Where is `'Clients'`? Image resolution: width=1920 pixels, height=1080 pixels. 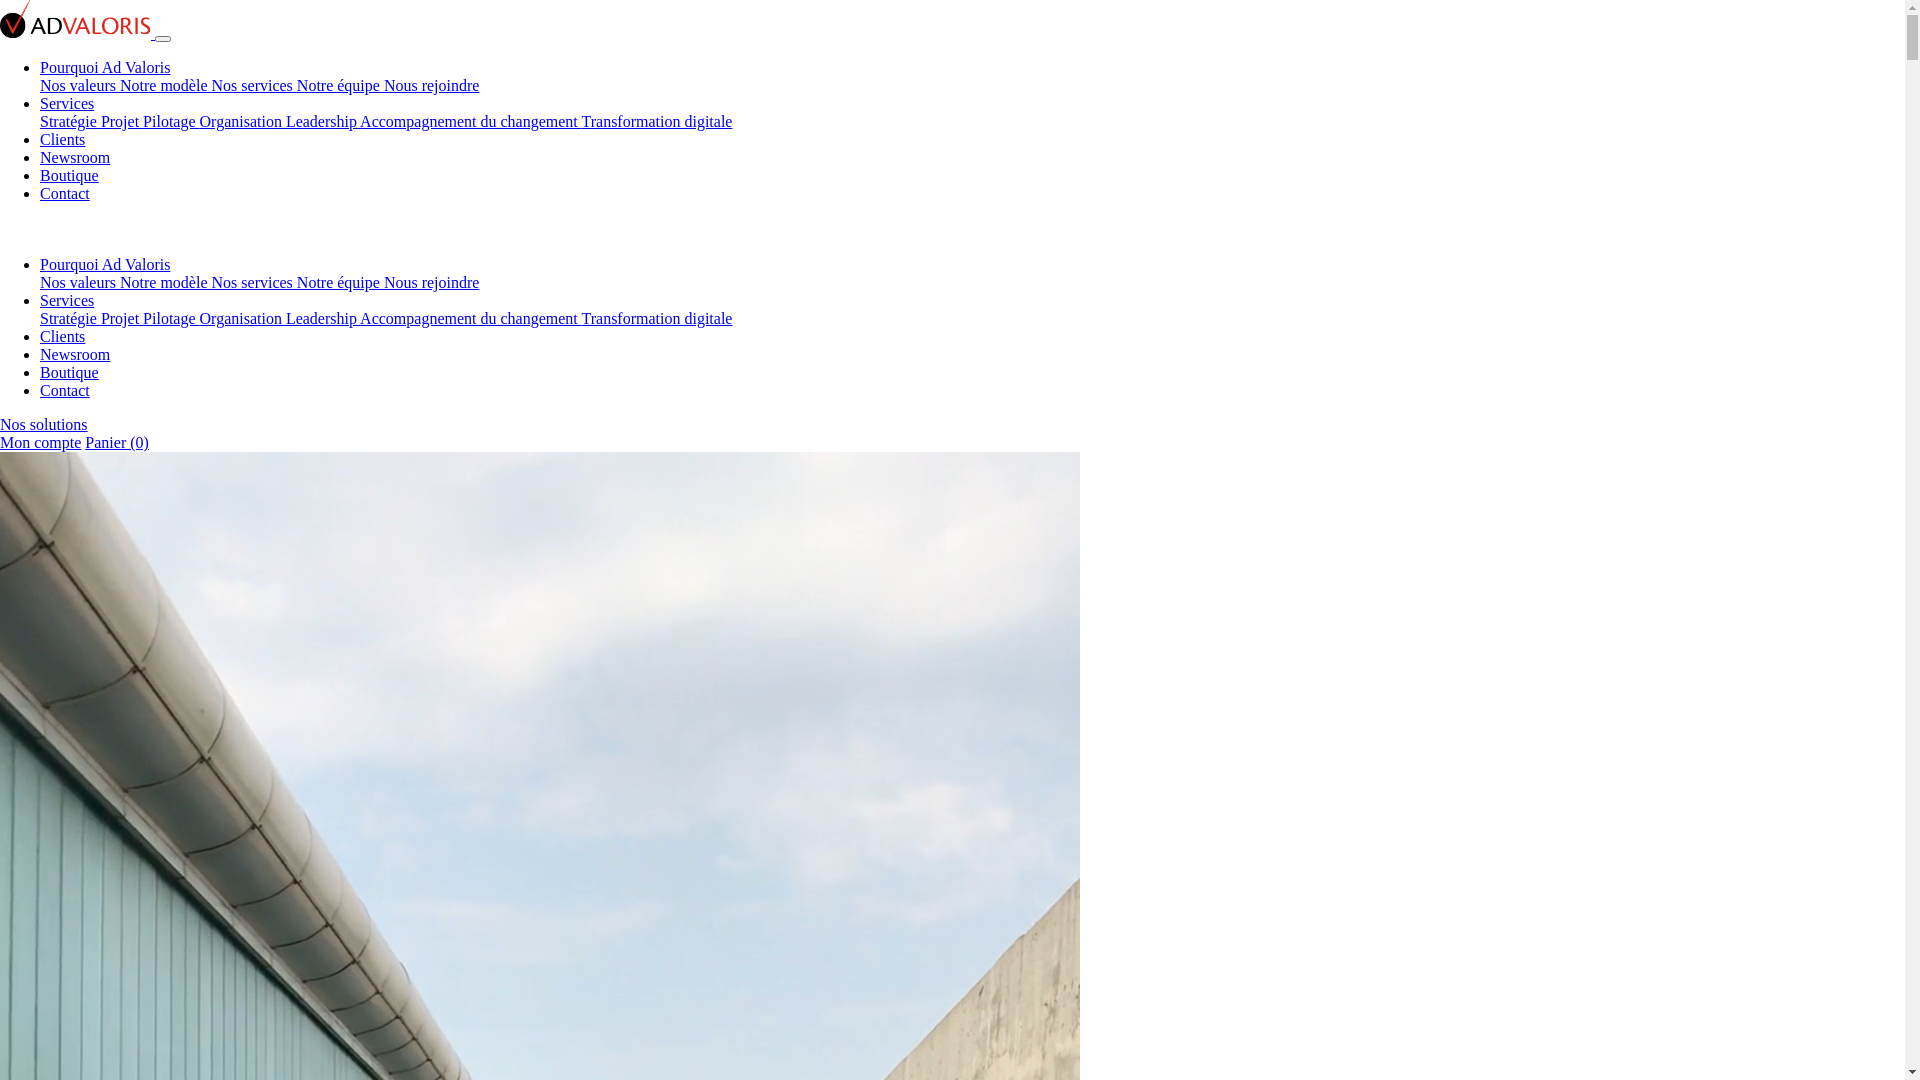 'Clients' is located at coordinates (62, 138).